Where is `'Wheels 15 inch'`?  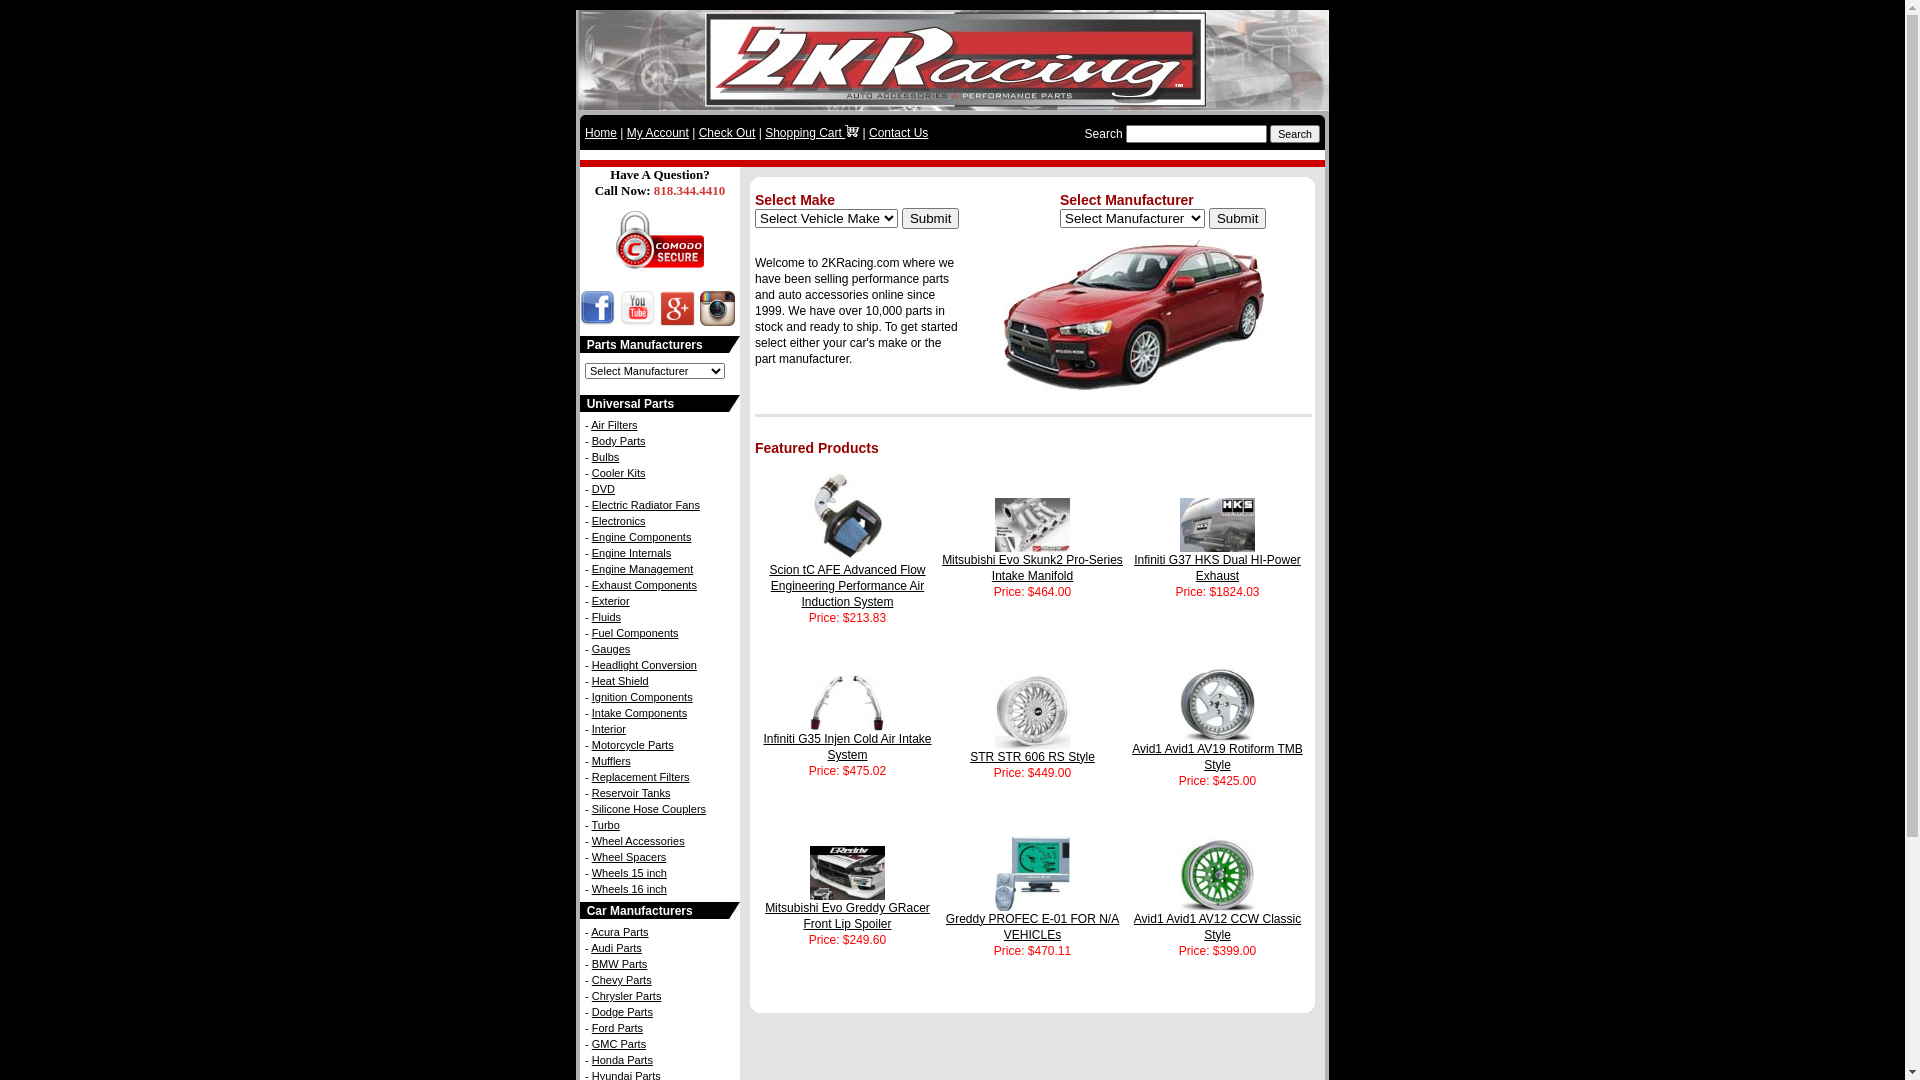 'Wheels 15 inch' is located at coordinates (590, 871).